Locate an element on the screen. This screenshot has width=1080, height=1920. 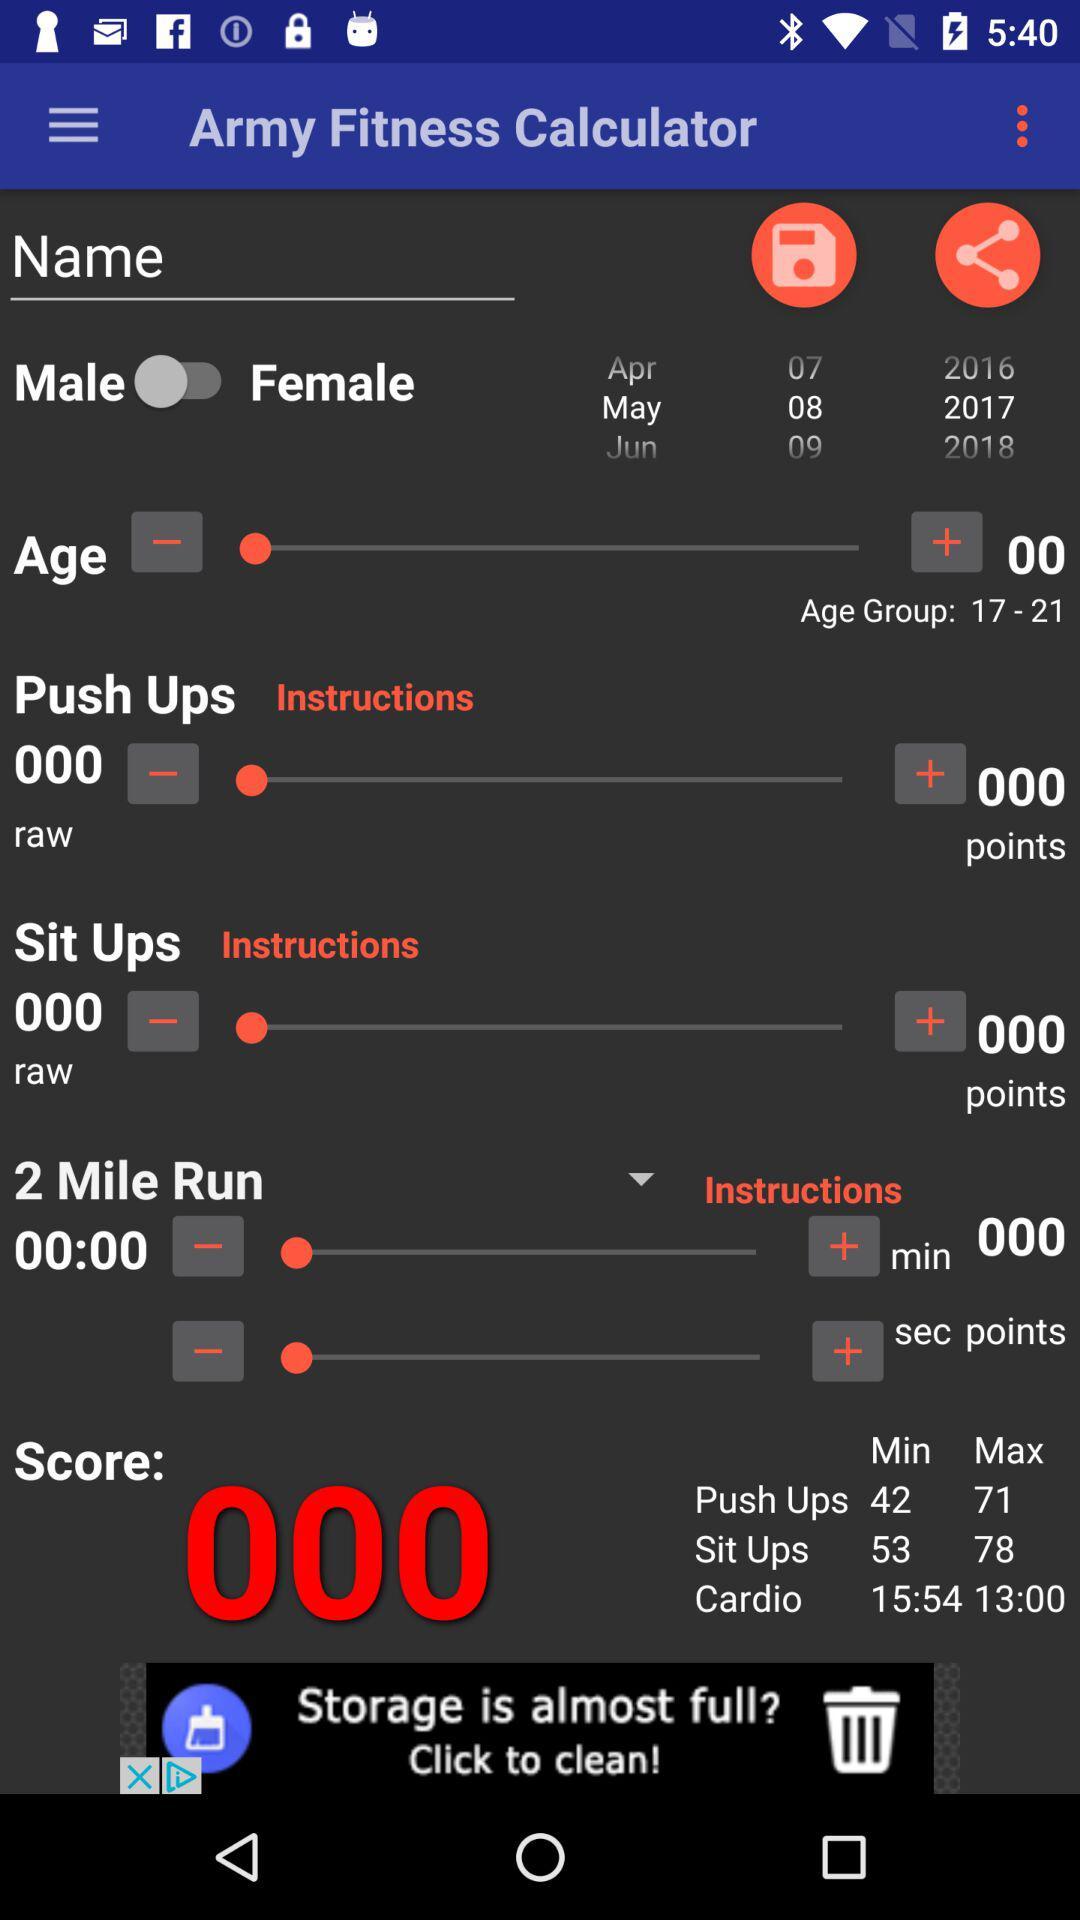
icon is located at coordinates (802, 253).